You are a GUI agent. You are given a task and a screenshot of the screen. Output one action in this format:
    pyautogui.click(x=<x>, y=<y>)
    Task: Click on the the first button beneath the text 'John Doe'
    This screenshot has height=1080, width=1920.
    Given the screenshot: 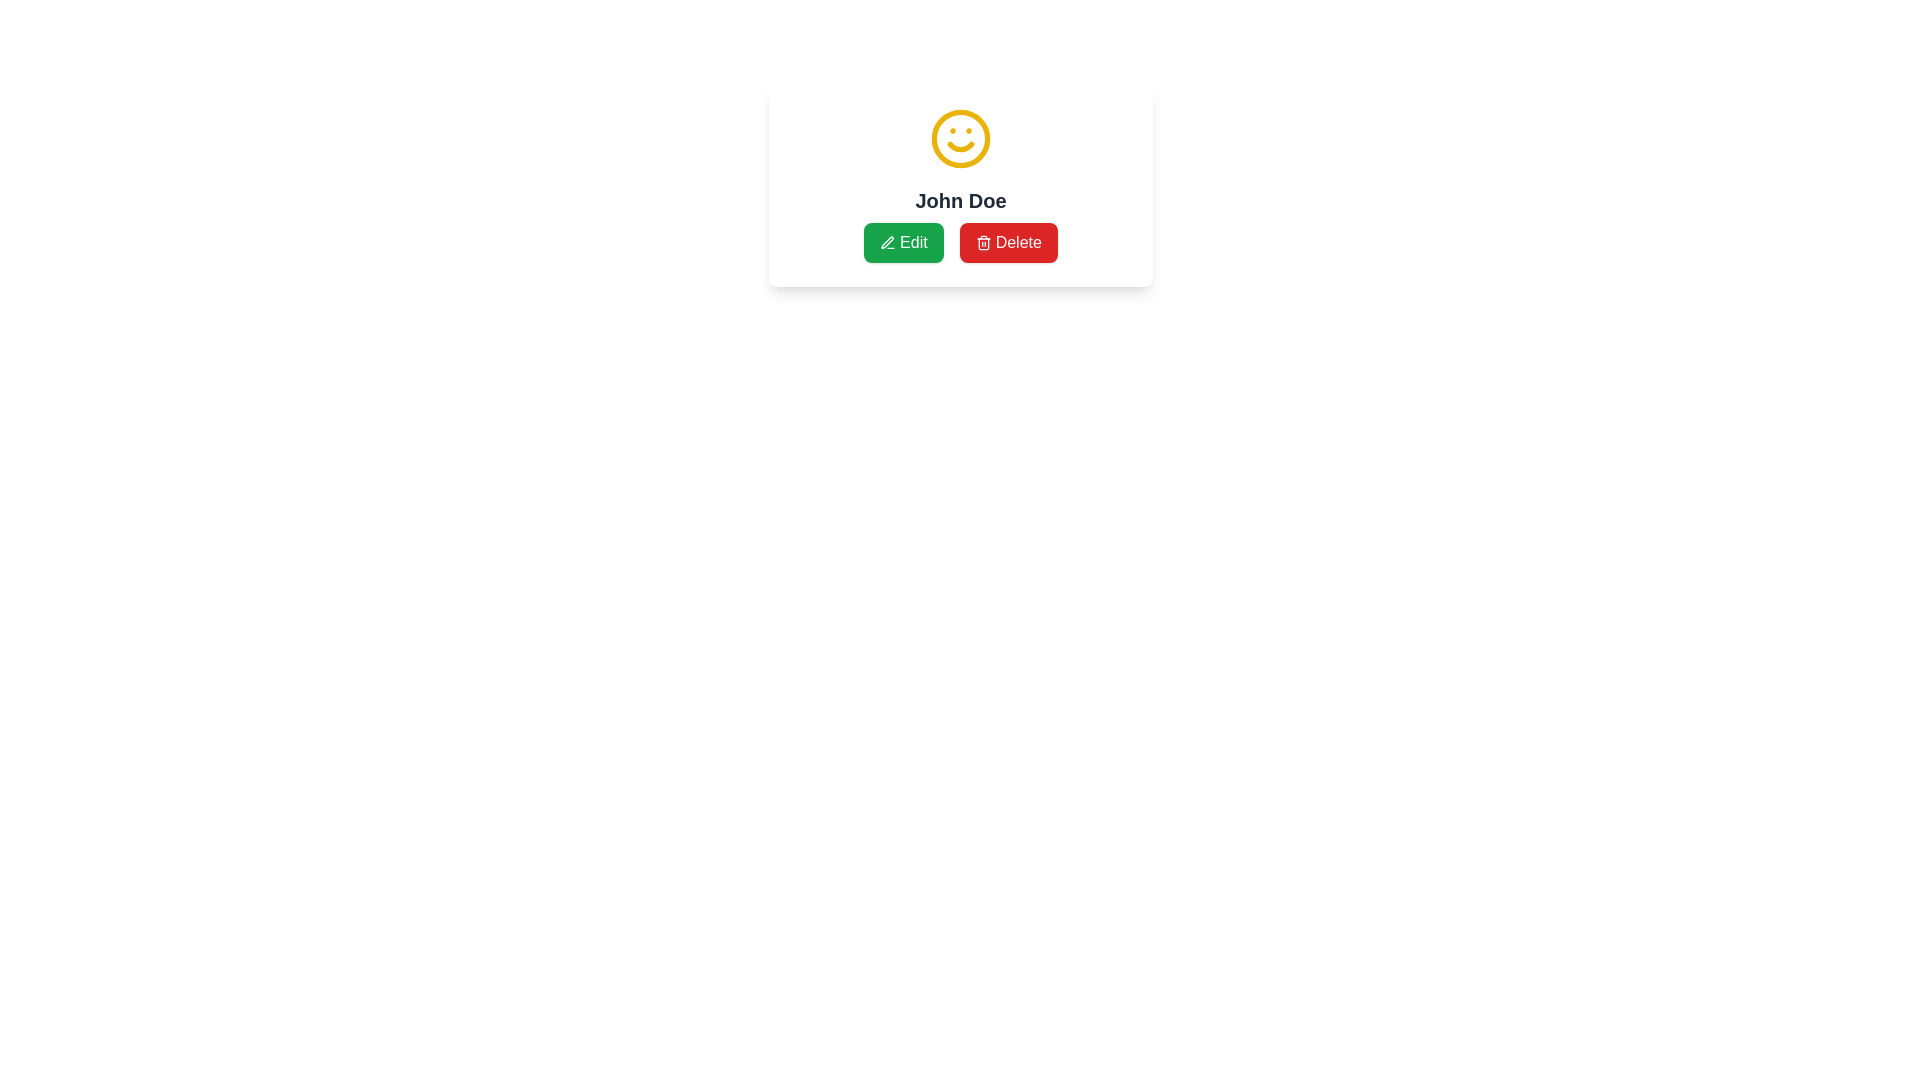 What is the action you would take?
    pyautogui.click(x=902, y=242)
    